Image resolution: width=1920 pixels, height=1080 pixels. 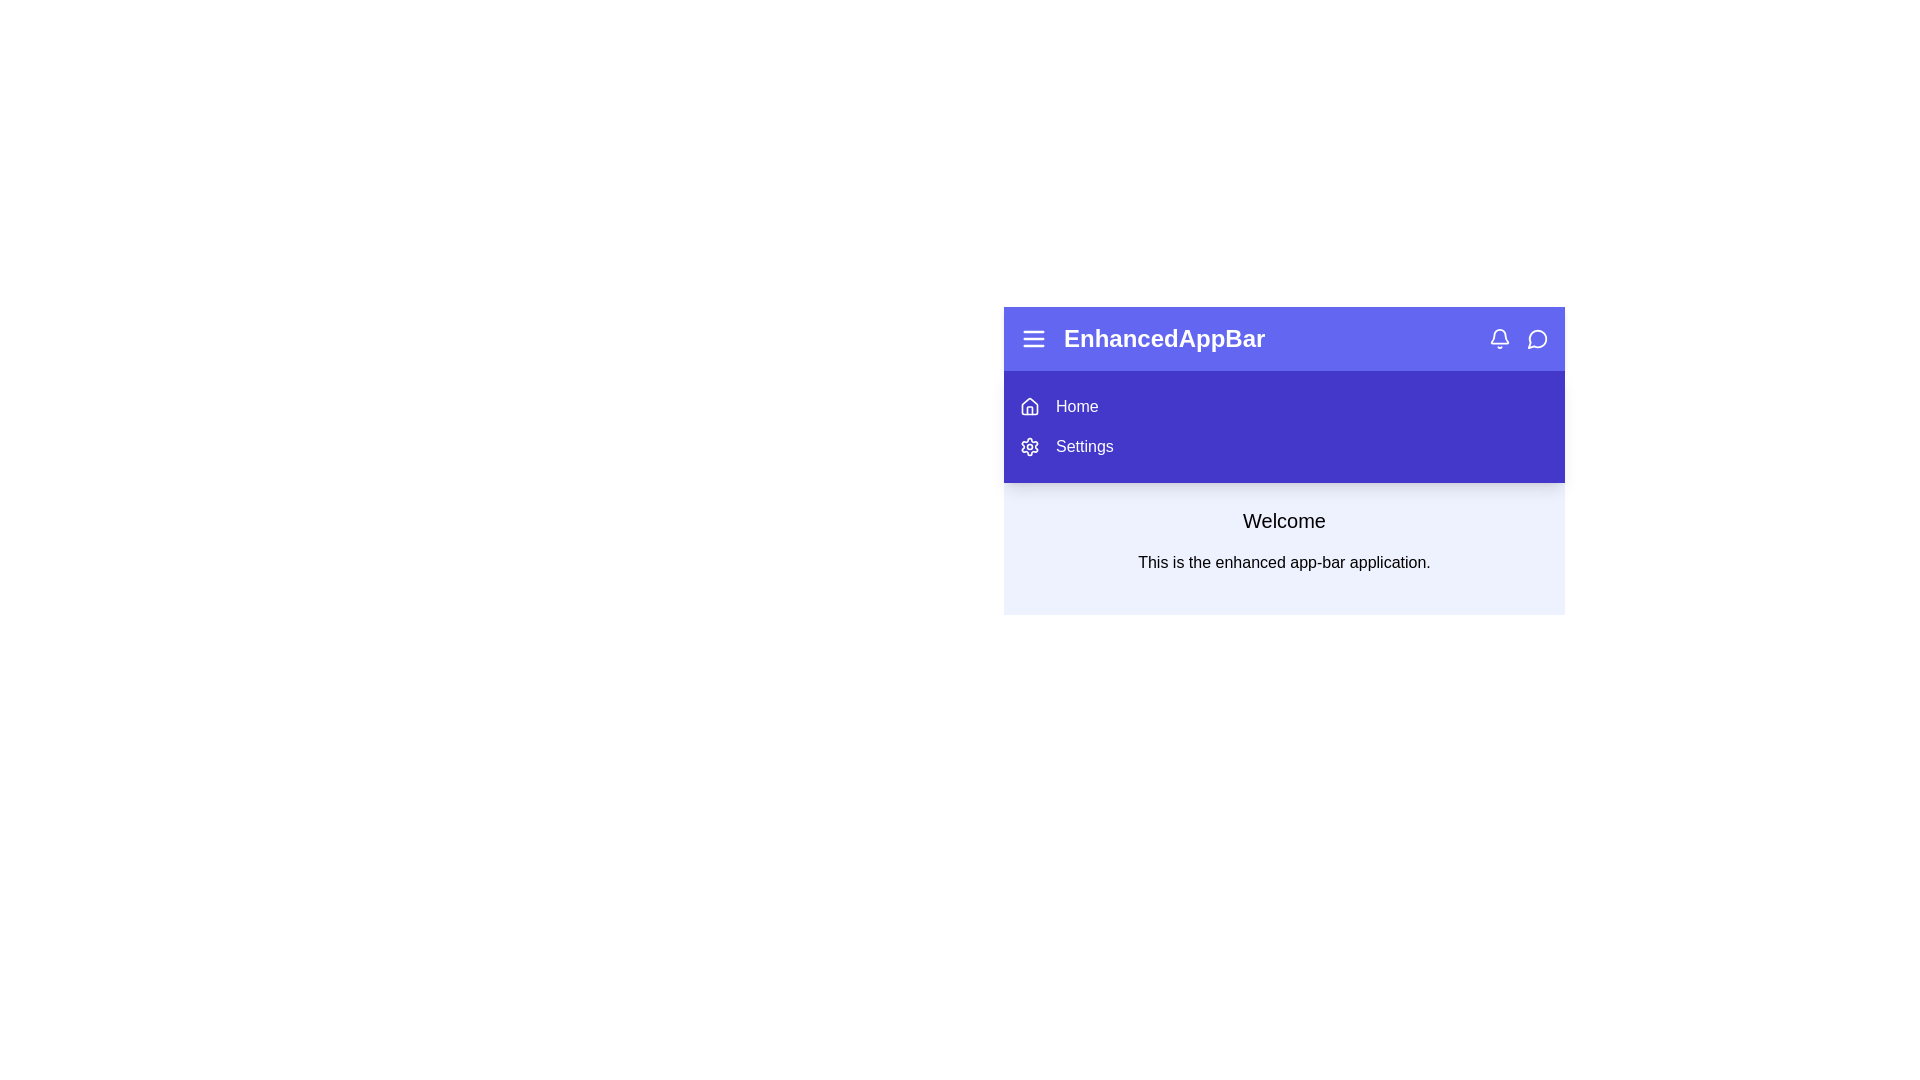 What do you see at coordinates (1030, 446) in the screenshot?
I see `the 'Settings' option in the sidebar menu` at bounding box center [1030, 446].